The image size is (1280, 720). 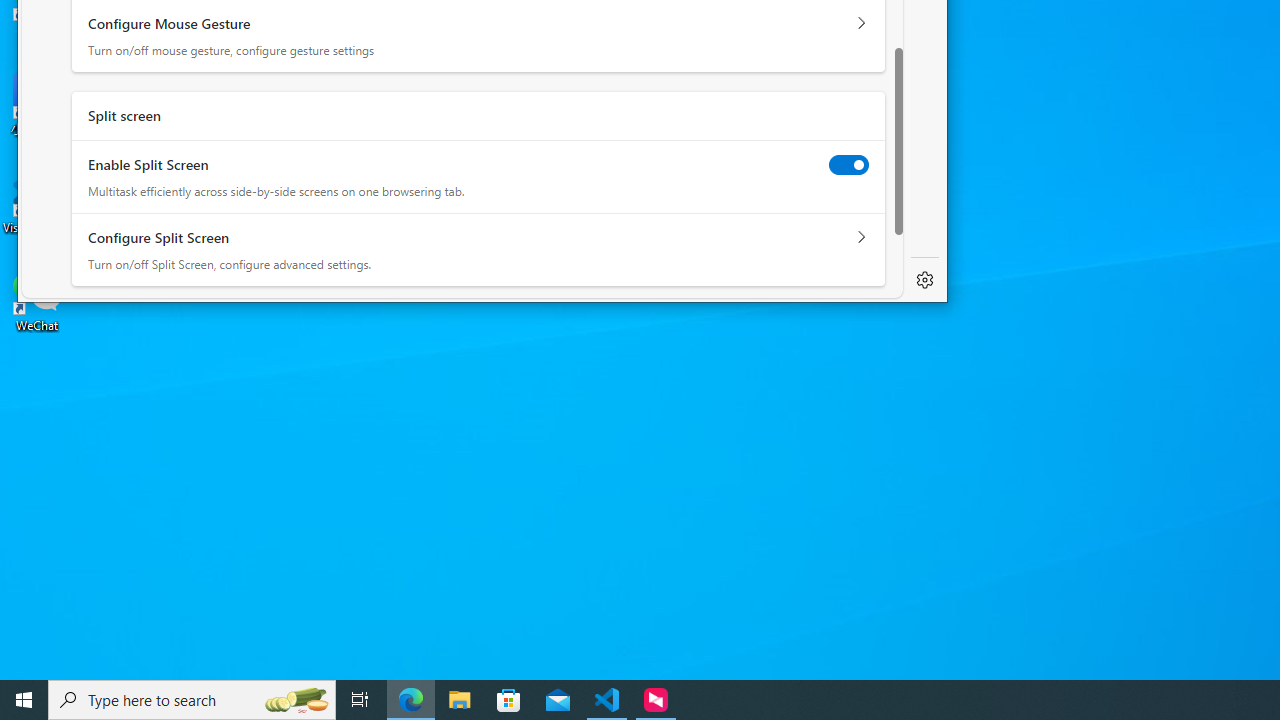 I want to click on 'File Explorer', so click(x=459, y=698).